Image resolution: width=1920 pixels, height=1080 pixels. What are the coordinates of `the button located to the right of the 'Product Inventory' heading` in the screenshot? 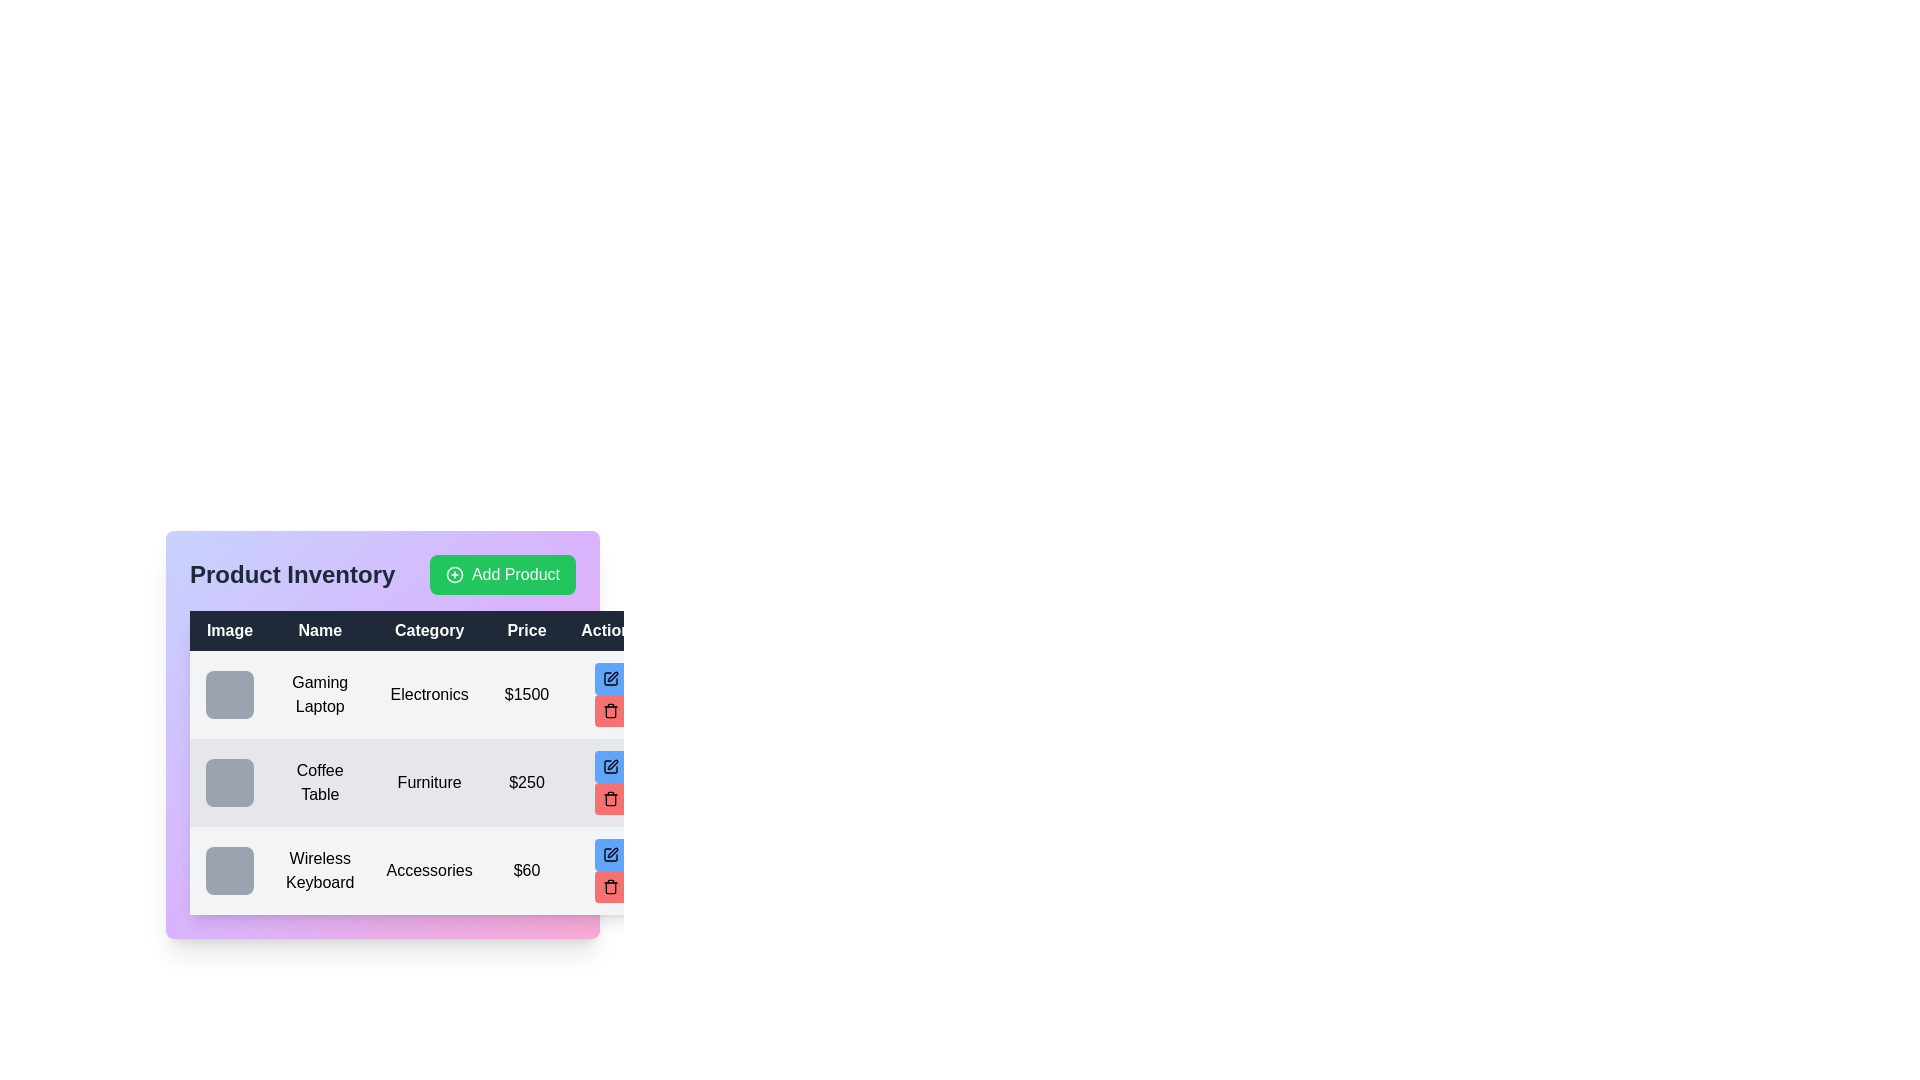 It's located at (503, 574).